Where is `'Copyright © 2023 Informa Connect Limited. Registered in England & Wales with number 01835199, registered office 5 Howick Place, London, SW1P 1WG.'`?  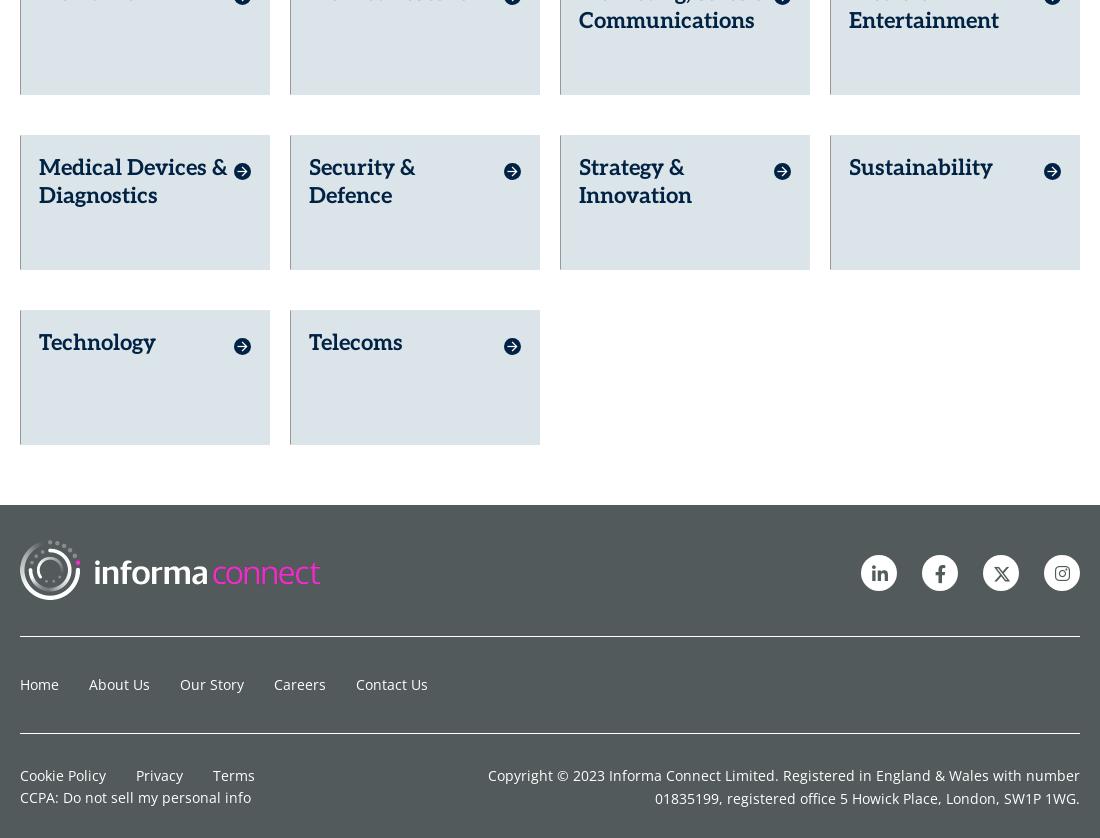
'Copyright © 2023 Informa Connect Limited. Registered in England & Wales with number 01835199, registered office 5 Howick Place, London, SW1P 1WG.' is located at coordinates (783, 556).